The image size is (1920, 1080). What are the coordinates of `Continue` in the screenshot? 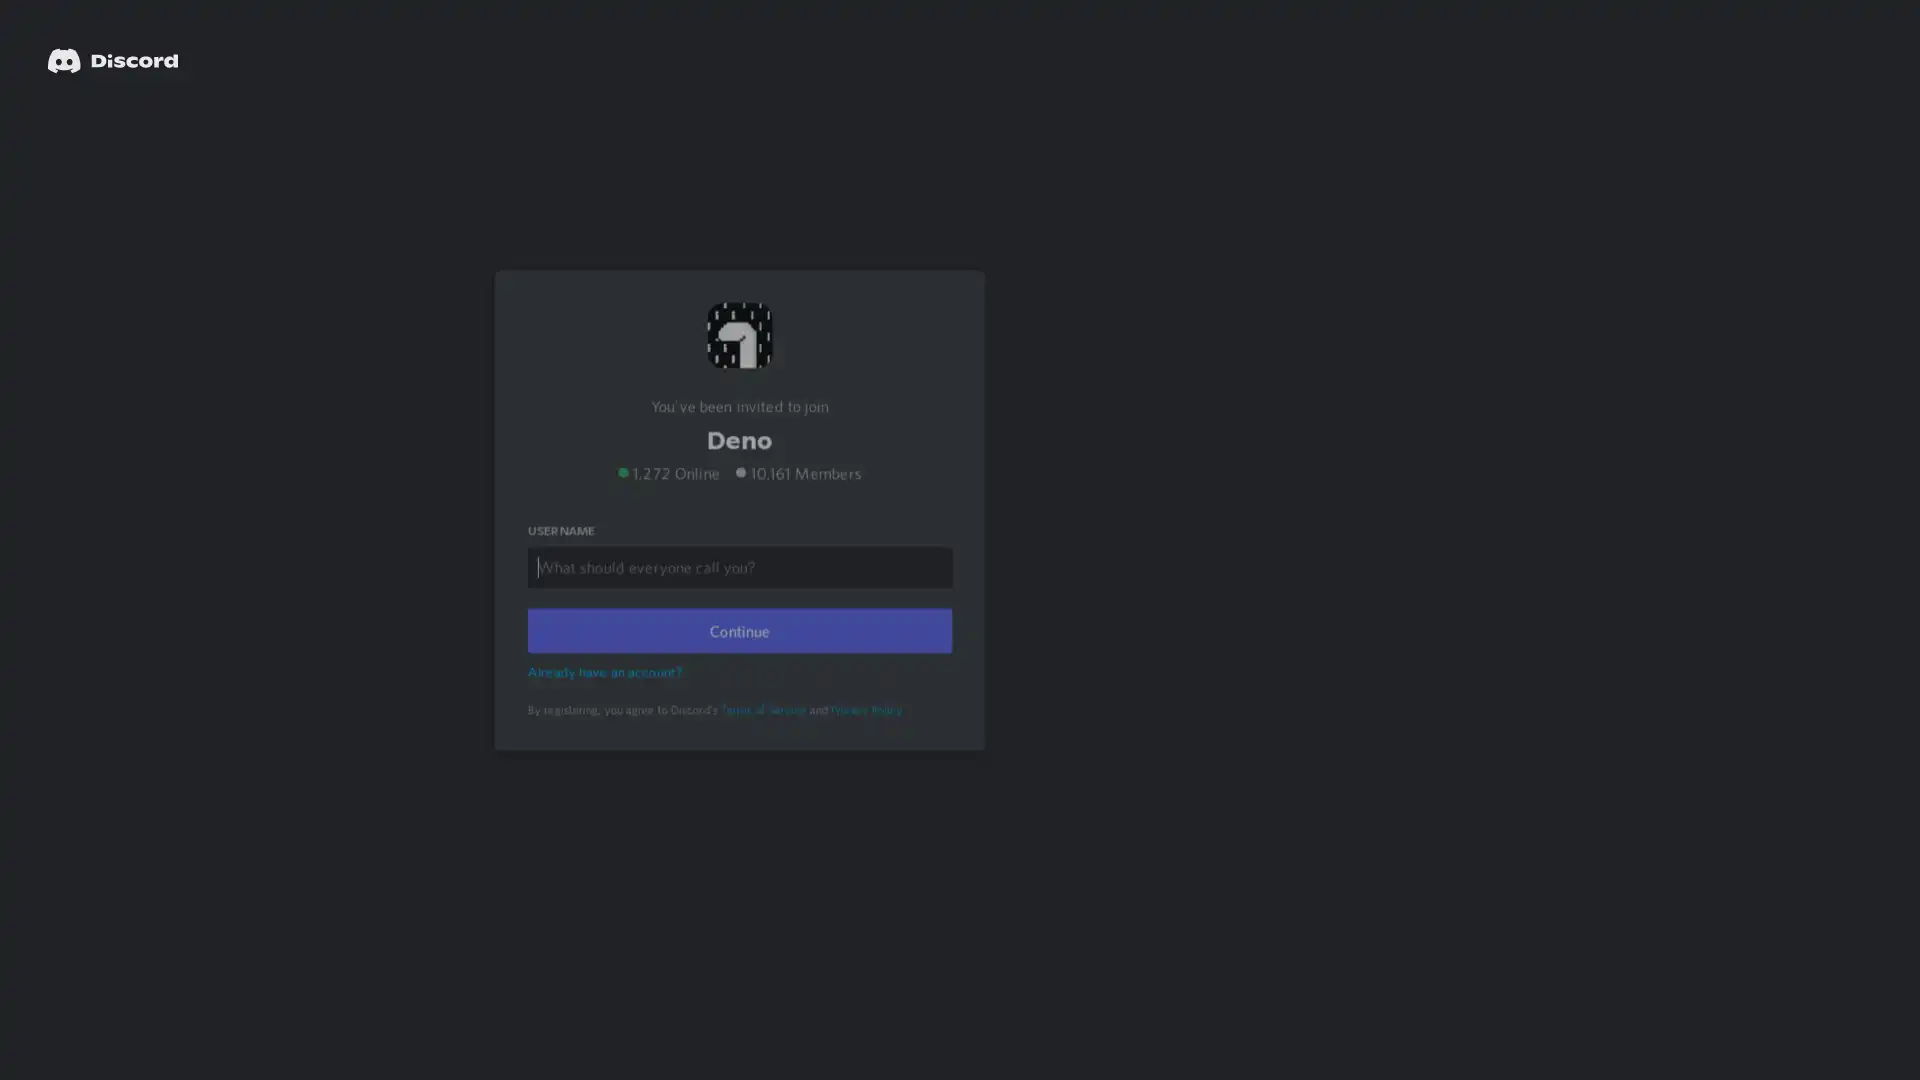 It's located at (738, 656).